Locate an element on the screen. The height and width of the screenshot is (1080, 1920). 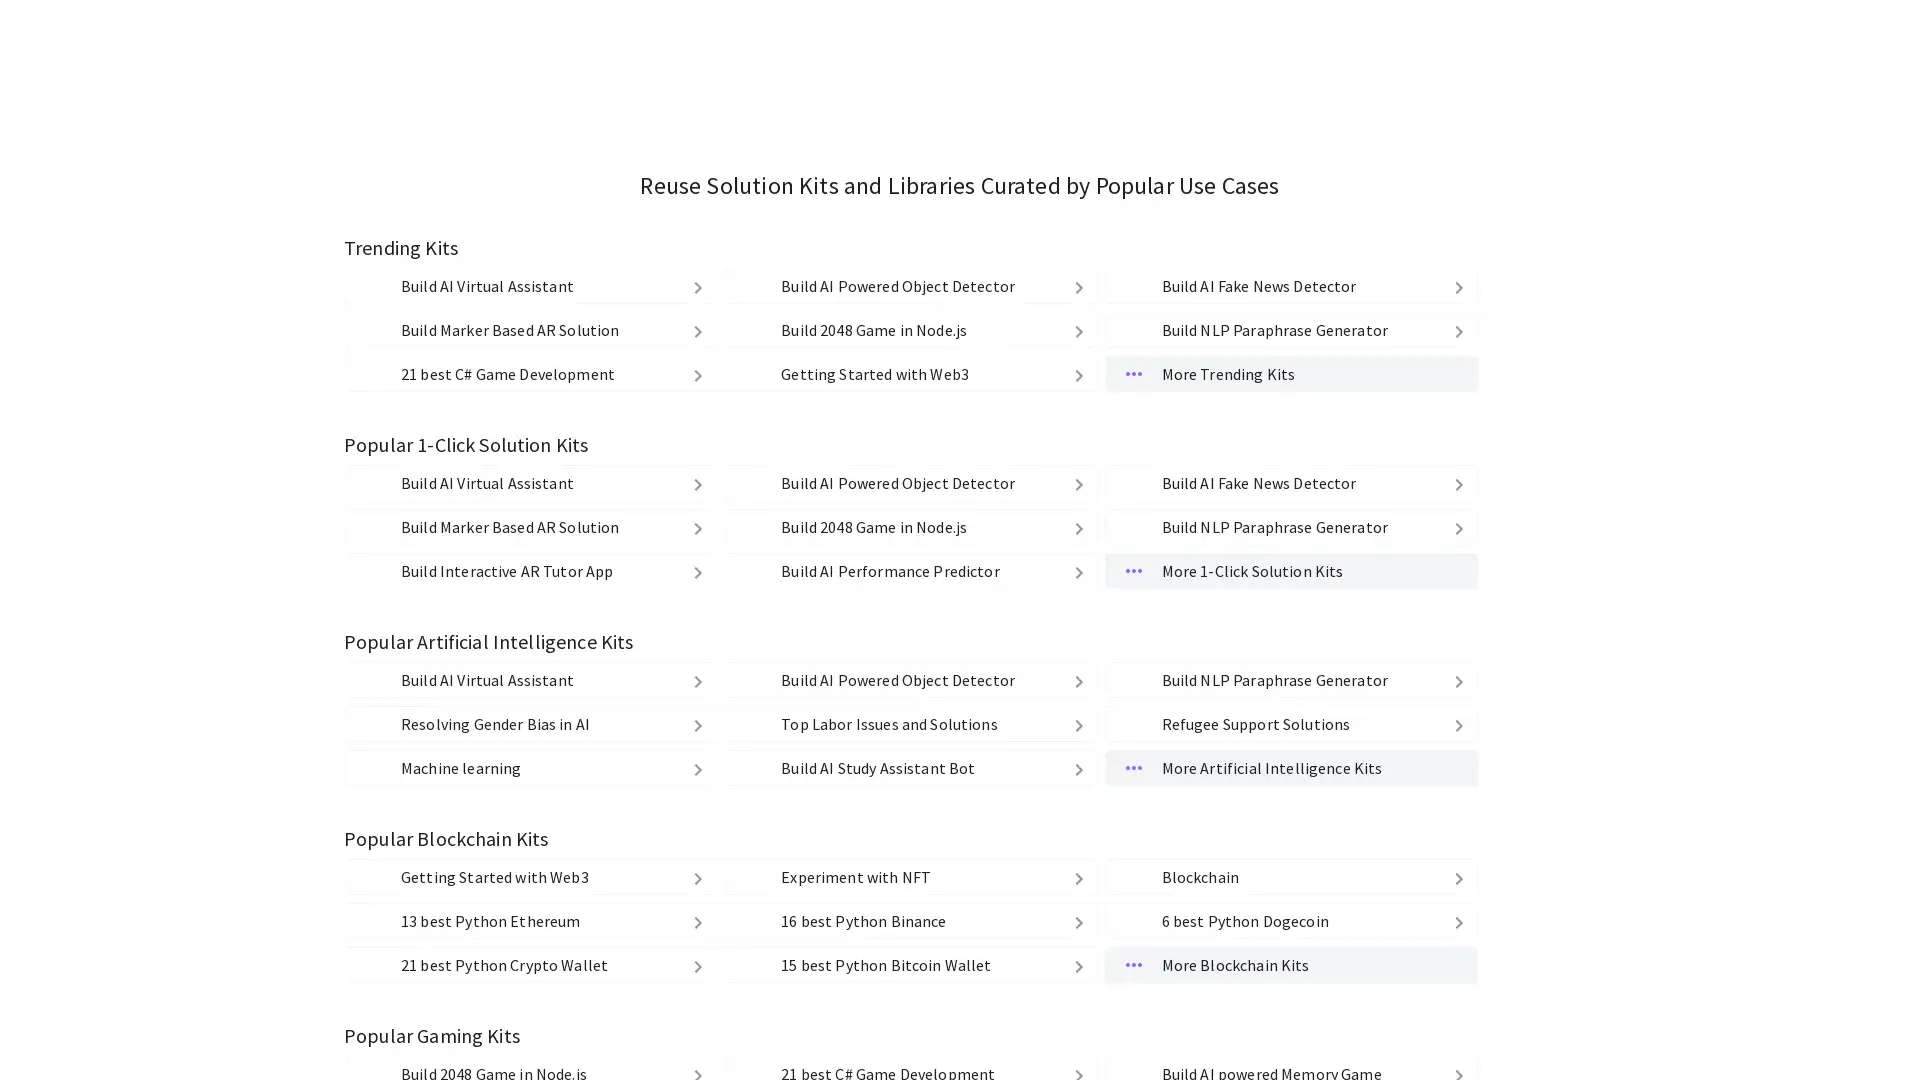
Ruby Ruby is located at coordinates (798, 501).